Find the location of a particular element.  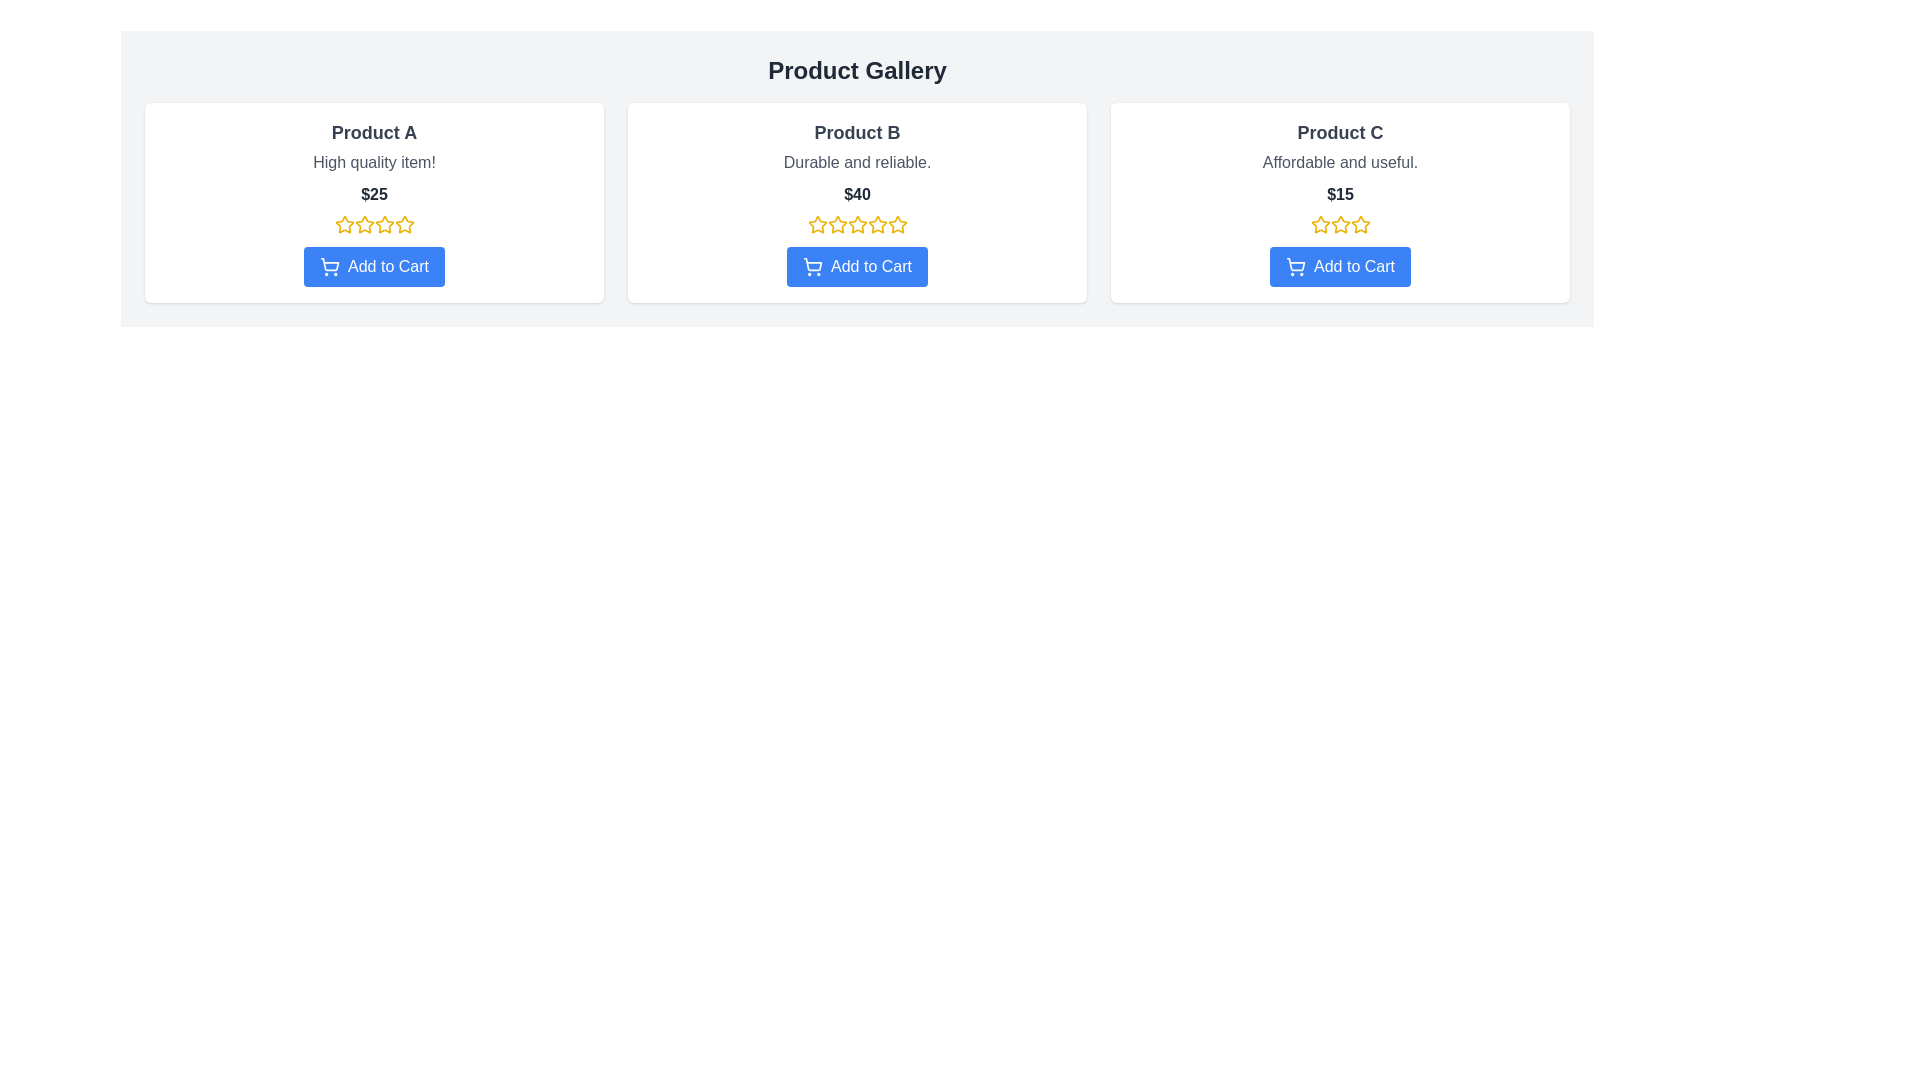

the fourth star-shaped icon in the rating section of 'Product B' to provide a rating is located at coordinates (877, 224).